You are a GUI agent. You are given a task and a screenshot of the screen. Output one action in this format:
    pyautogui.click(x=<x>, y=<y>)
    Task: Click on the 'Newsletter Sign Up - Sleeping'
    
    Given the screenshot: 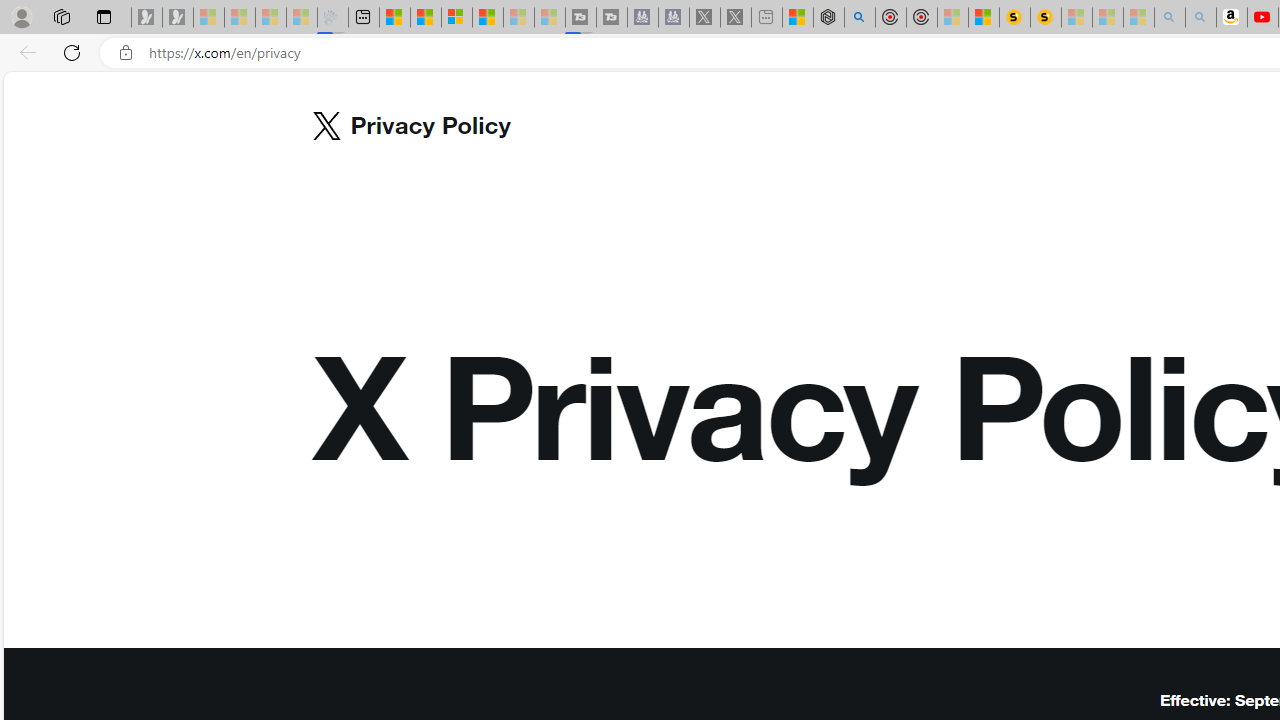 What is the action you would take?
    pyautogui.click(x=177, y=17)
    